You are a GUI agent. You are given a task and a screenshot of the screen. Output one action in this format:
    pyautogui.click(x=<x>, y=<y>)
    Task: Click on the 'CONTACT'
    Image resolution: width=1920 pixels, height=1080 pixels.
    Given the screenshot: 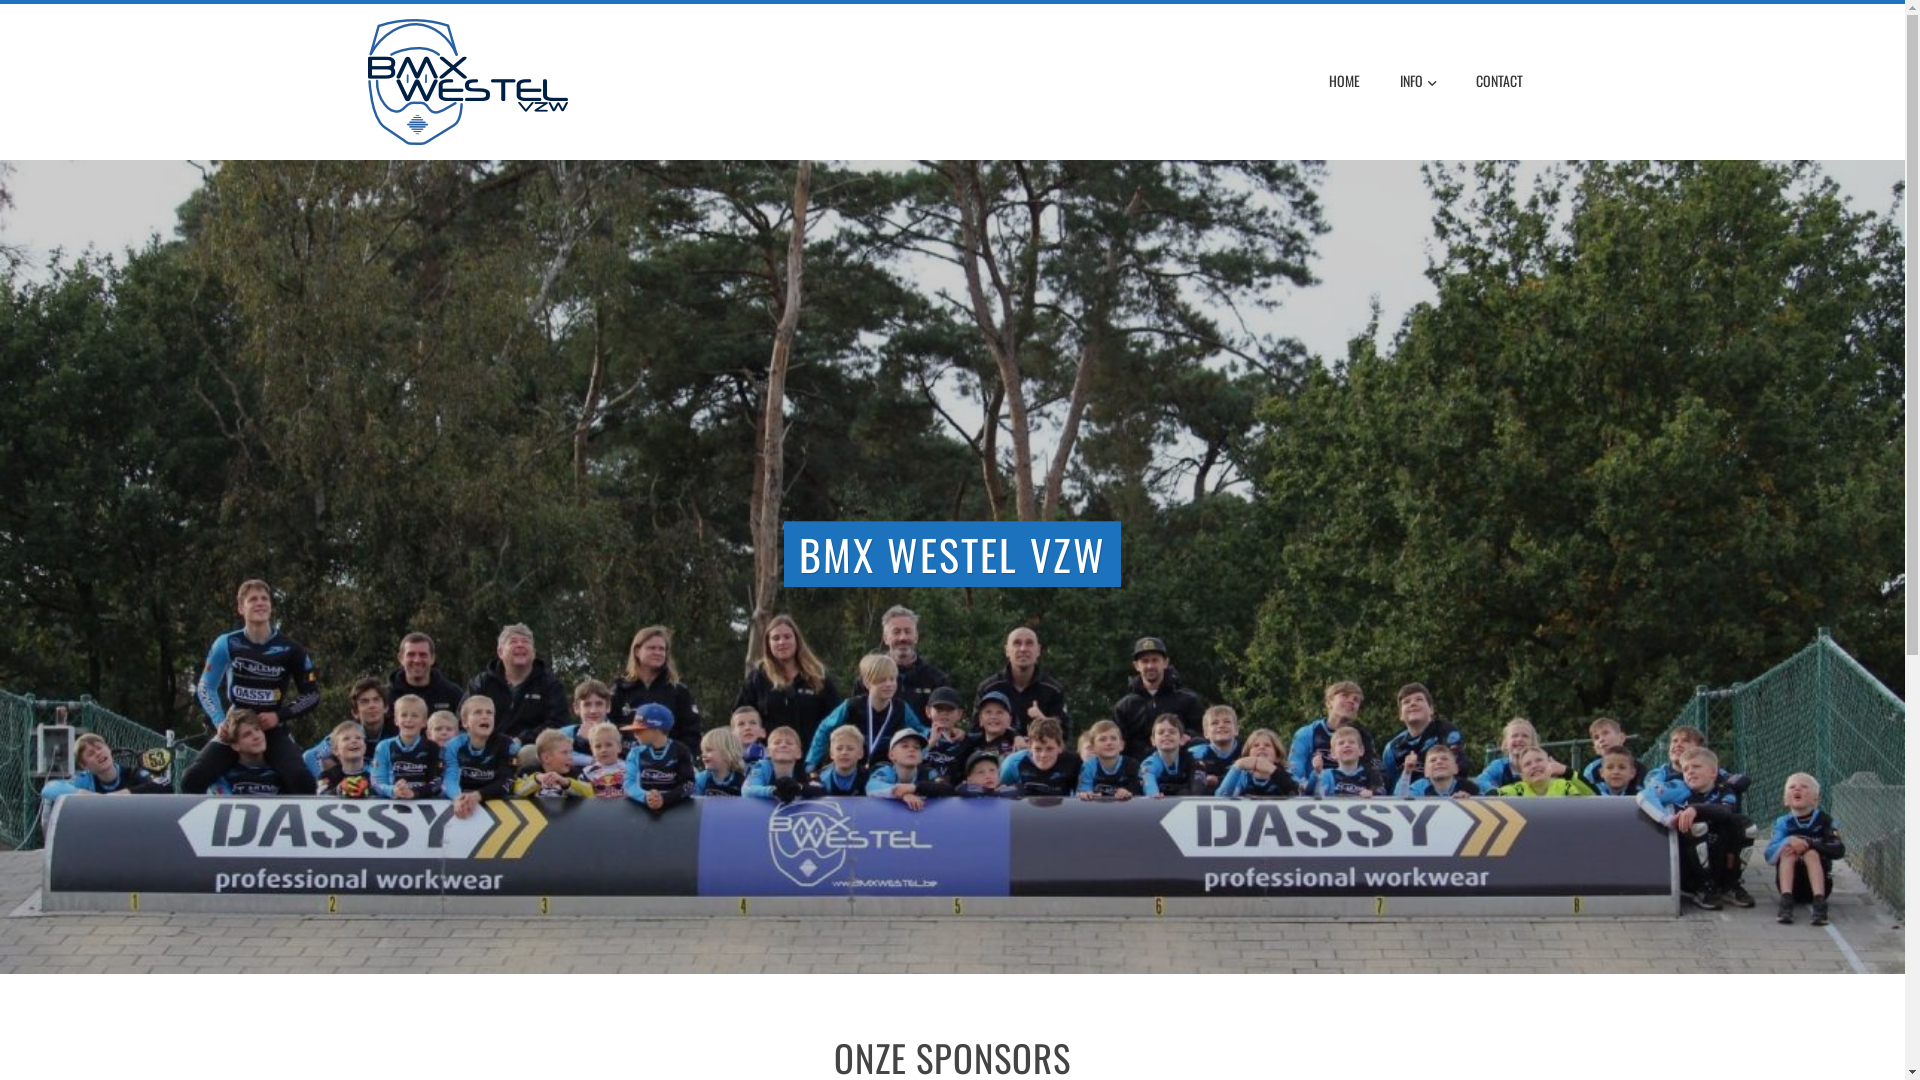 What is the action you would take?
    pyautogui.click(x=1498, y=80)
    